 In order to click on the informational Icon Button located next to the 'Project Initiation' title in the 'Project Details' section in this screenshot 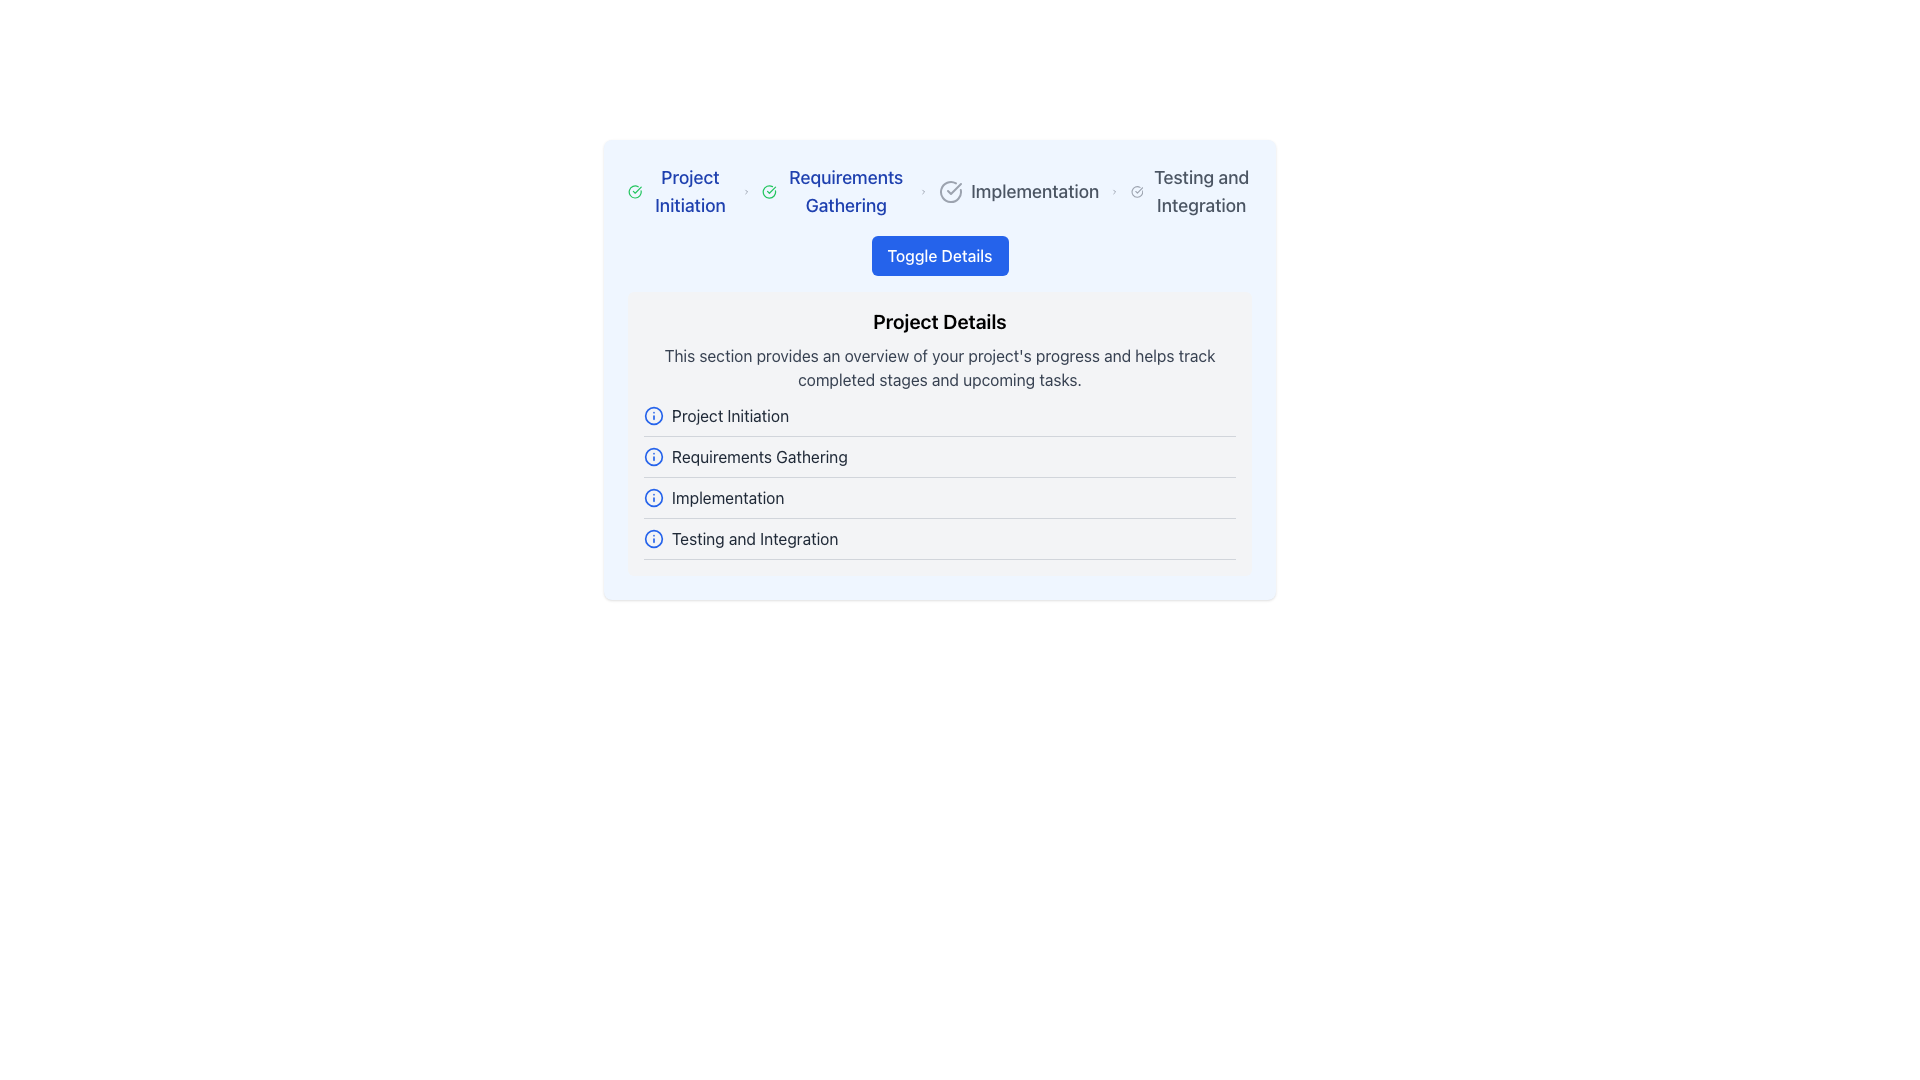, I will do `click(653, 415)`.